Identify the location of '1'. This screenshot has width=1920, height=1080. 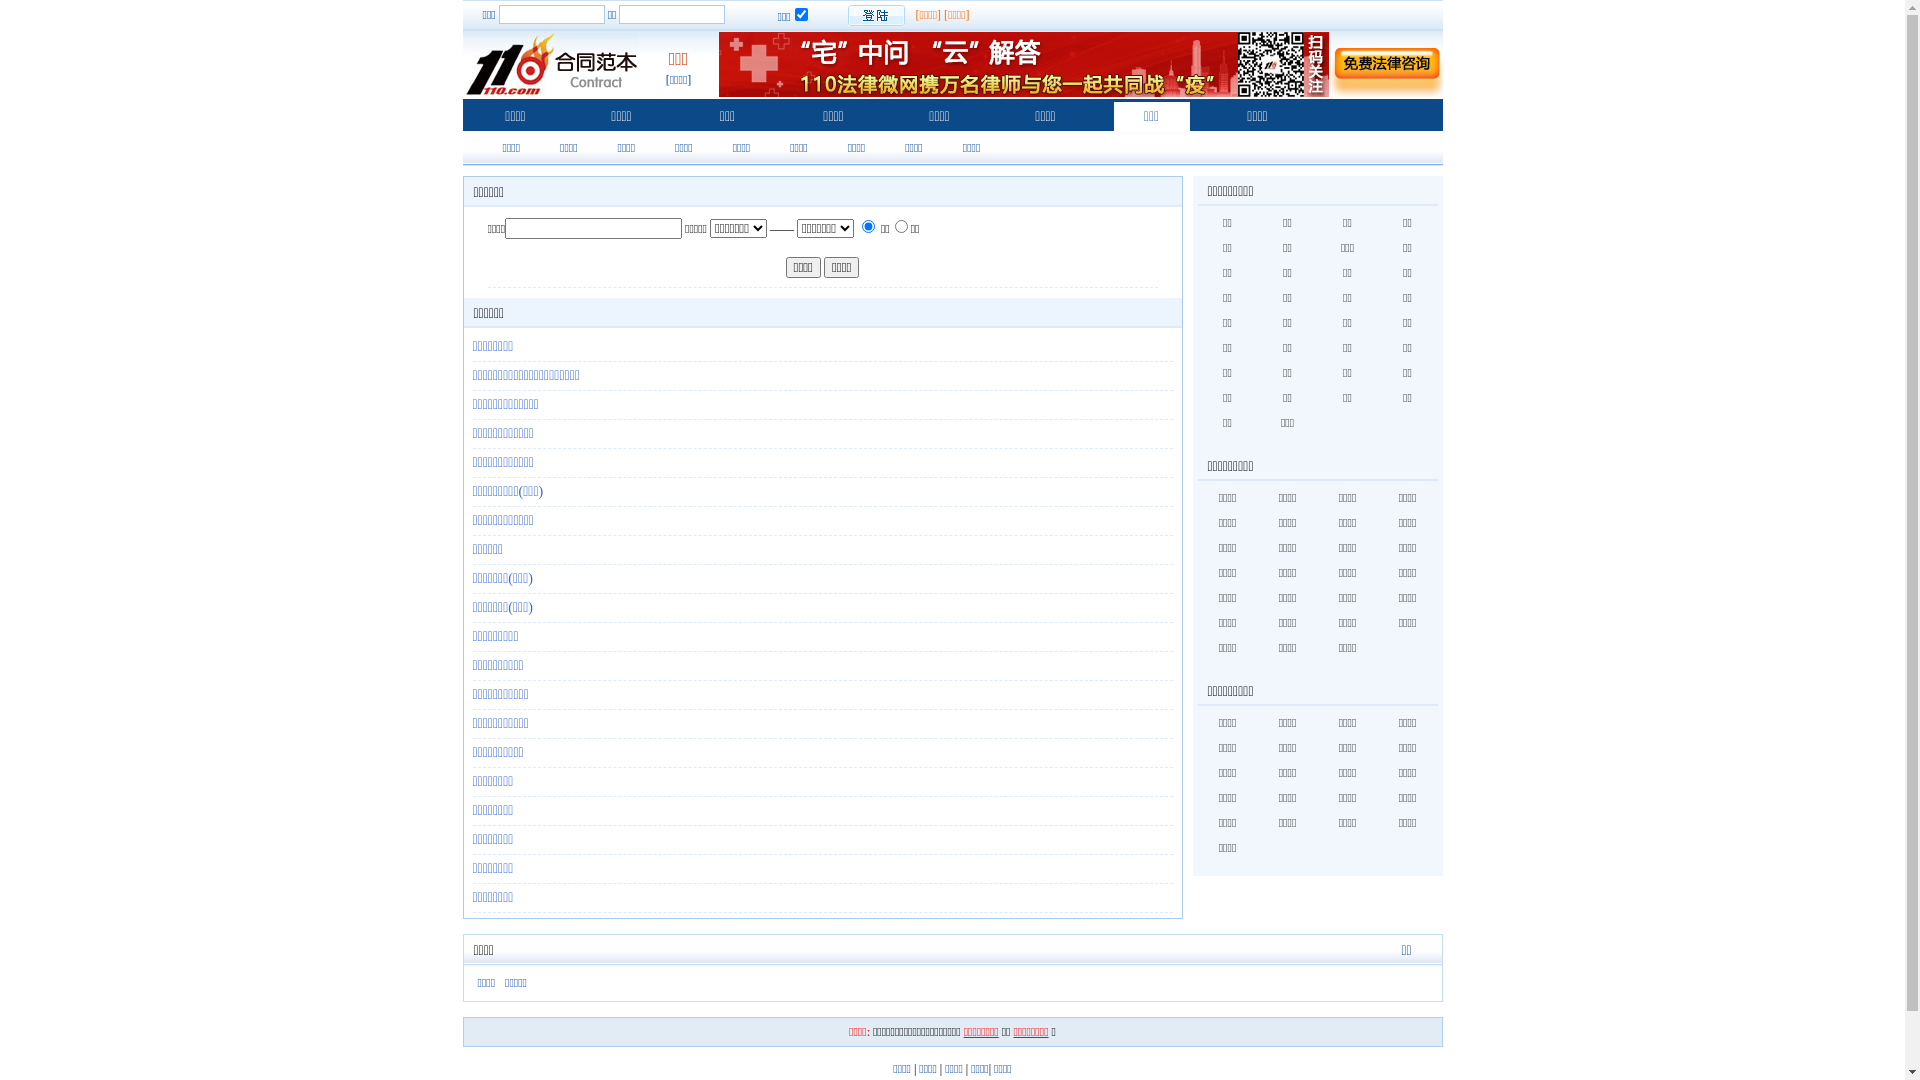
(893, 225).